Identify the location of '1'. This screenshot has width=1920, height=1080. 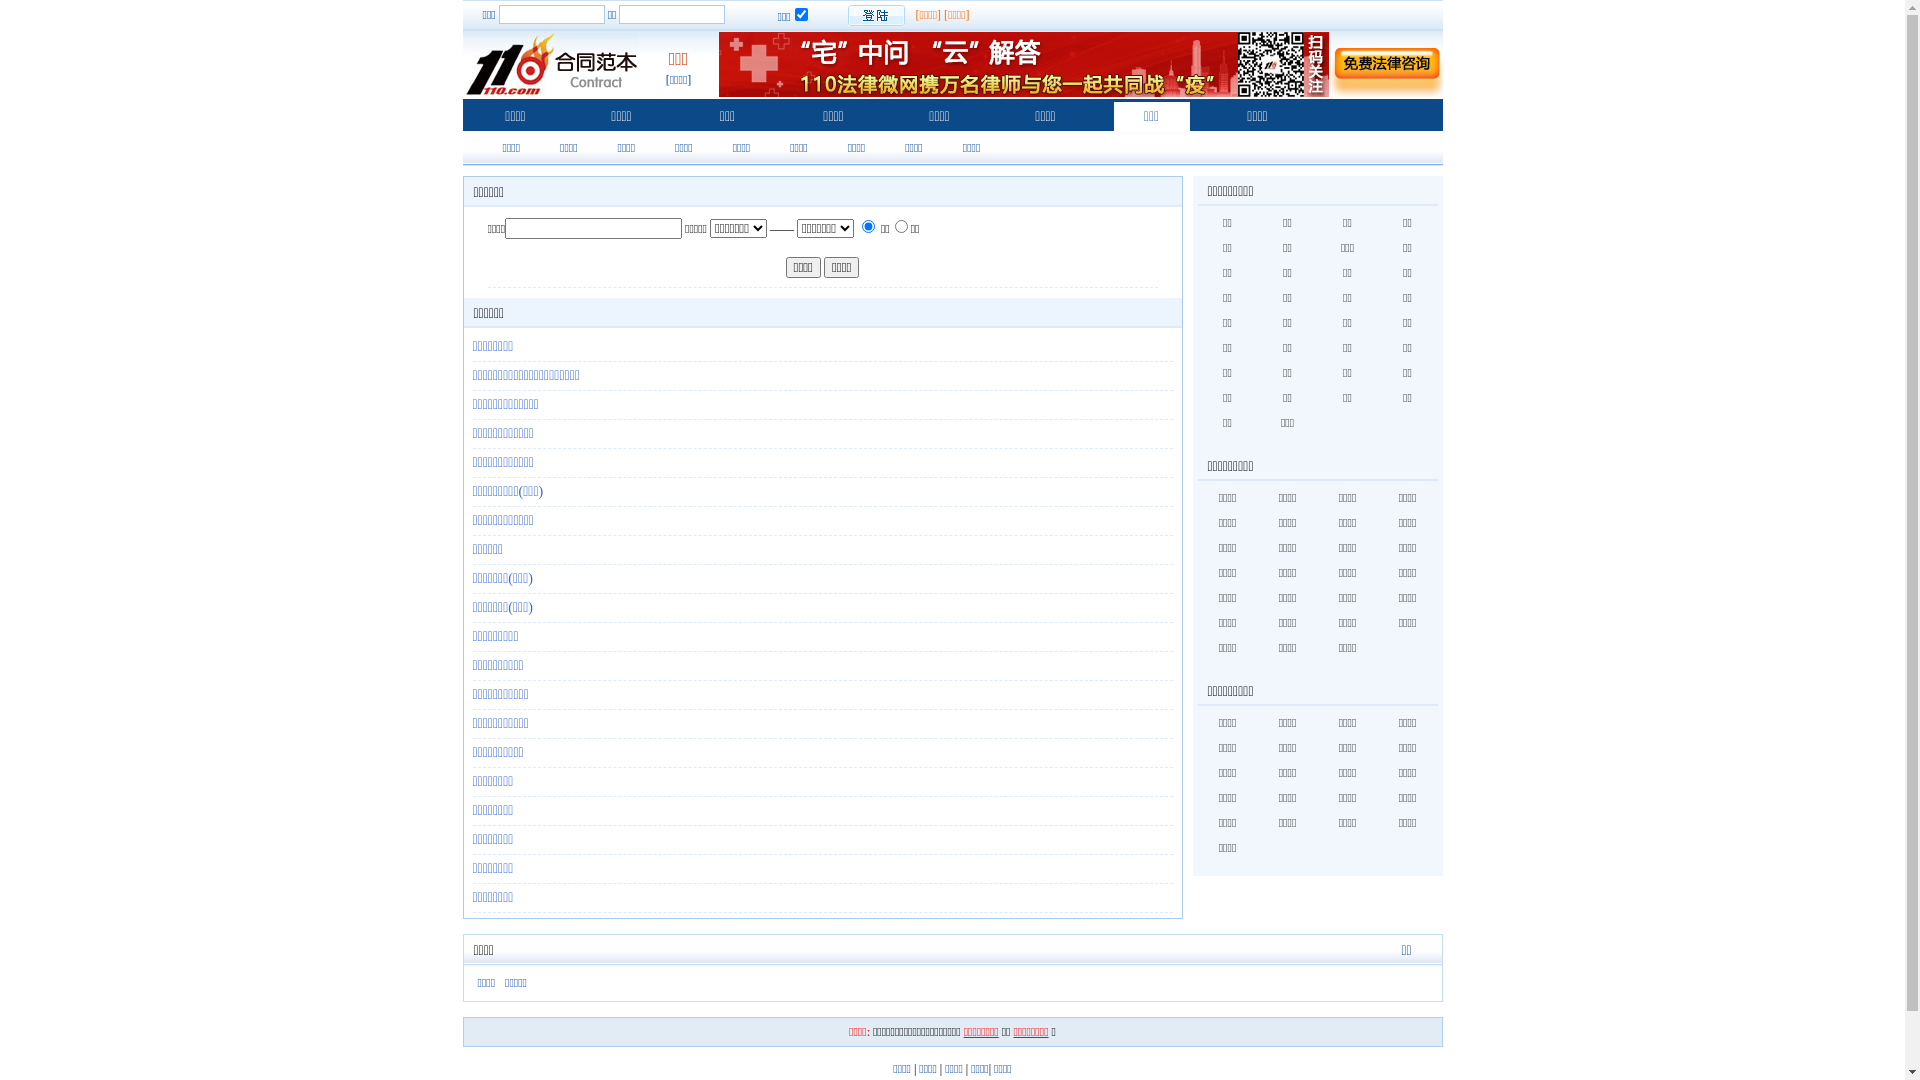
(893, 225).